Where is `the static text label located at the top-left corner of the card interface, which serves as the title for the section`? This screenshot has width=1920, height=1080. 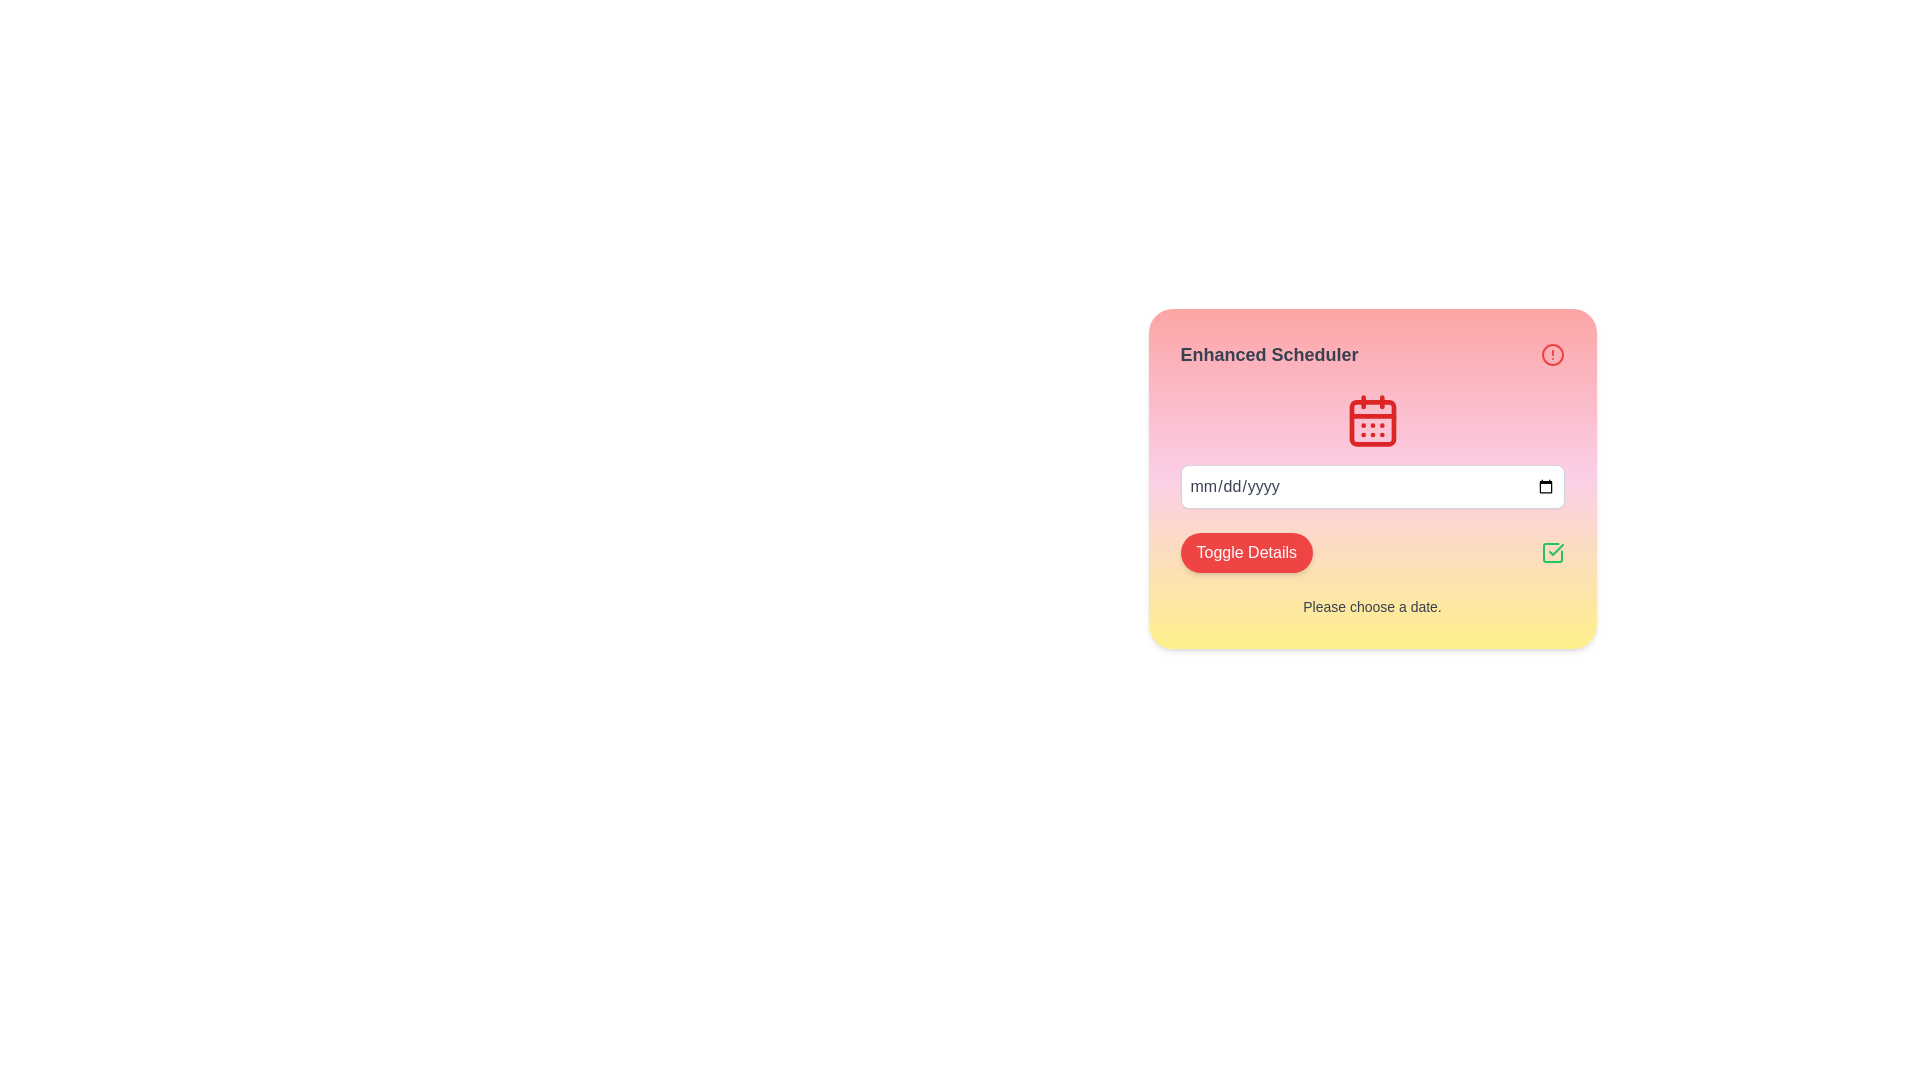
the static text label located at the top-left corner of the card interface, which serves as the title for the section is located at coordinates (1268, 353).